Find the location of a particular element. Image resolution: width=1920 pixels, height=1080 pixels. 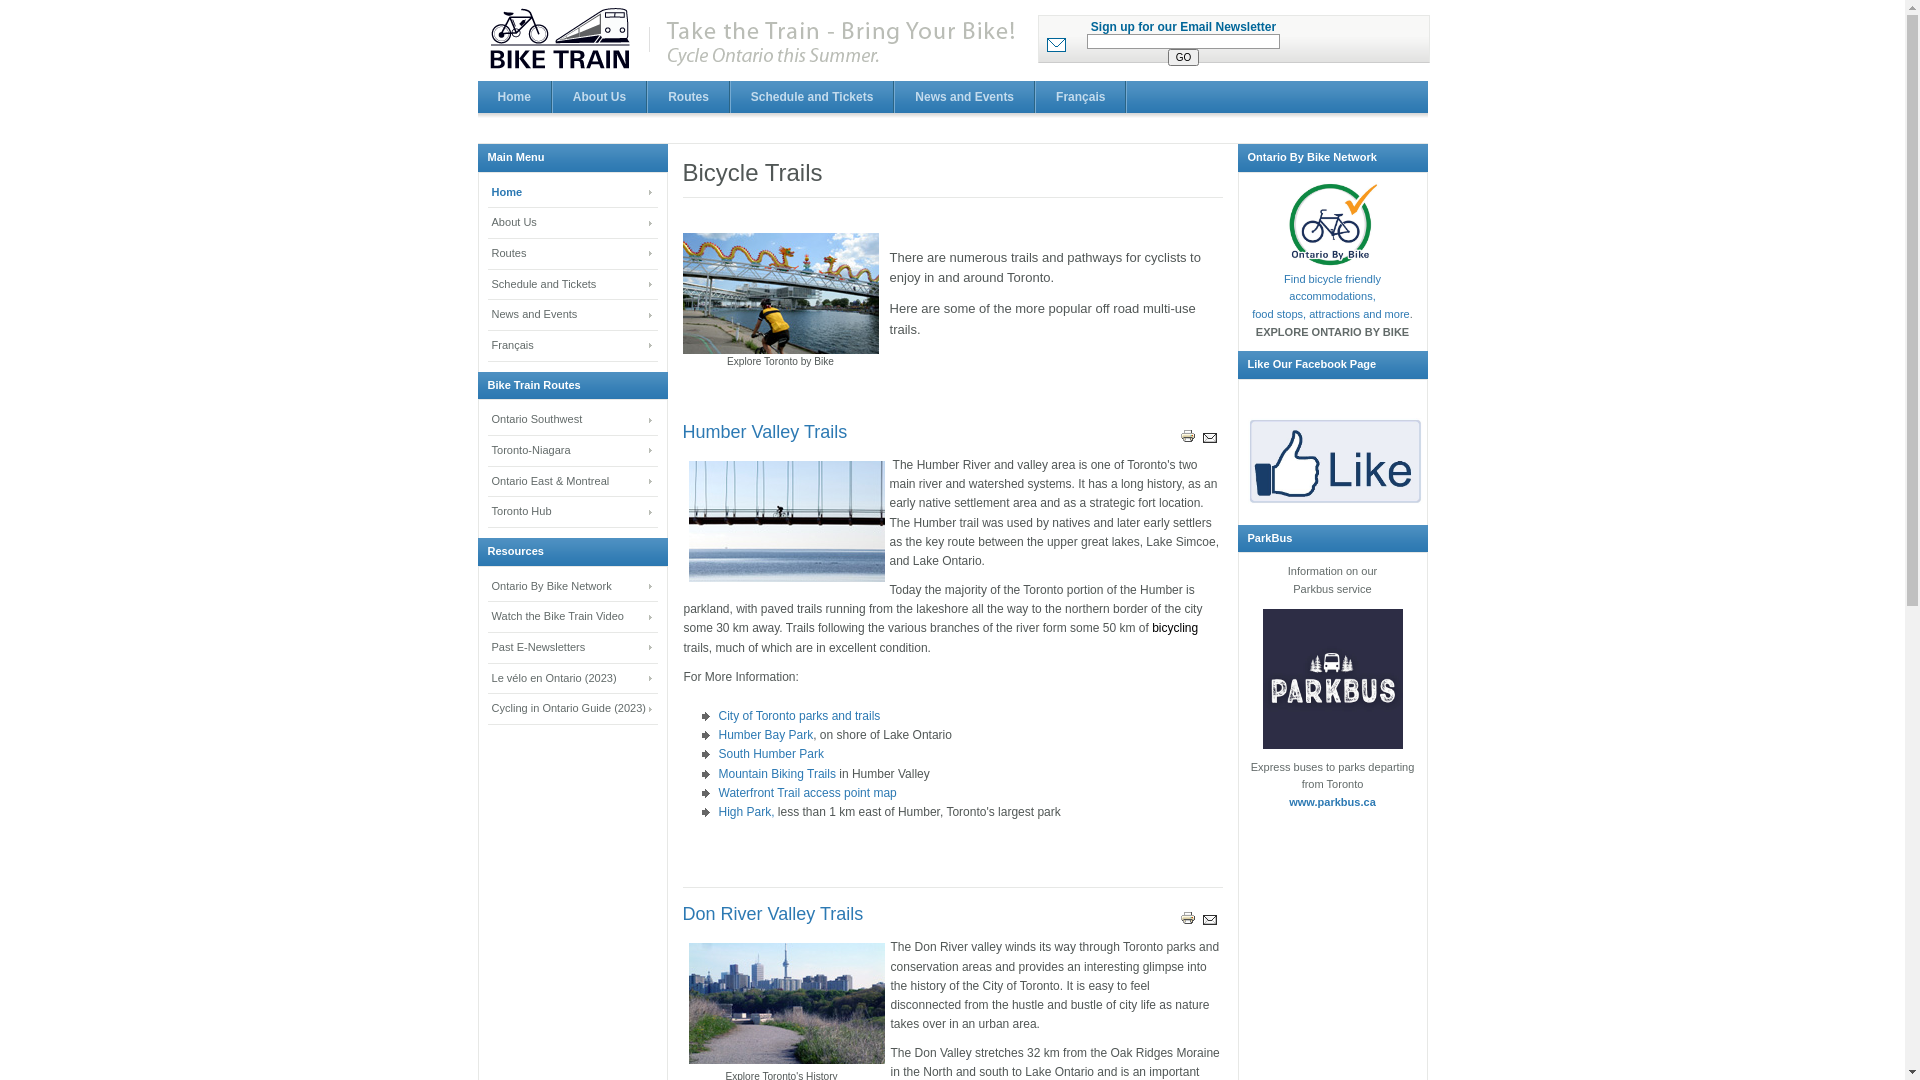

'Toronto-Niagara' is located at coordinates (571, 451).